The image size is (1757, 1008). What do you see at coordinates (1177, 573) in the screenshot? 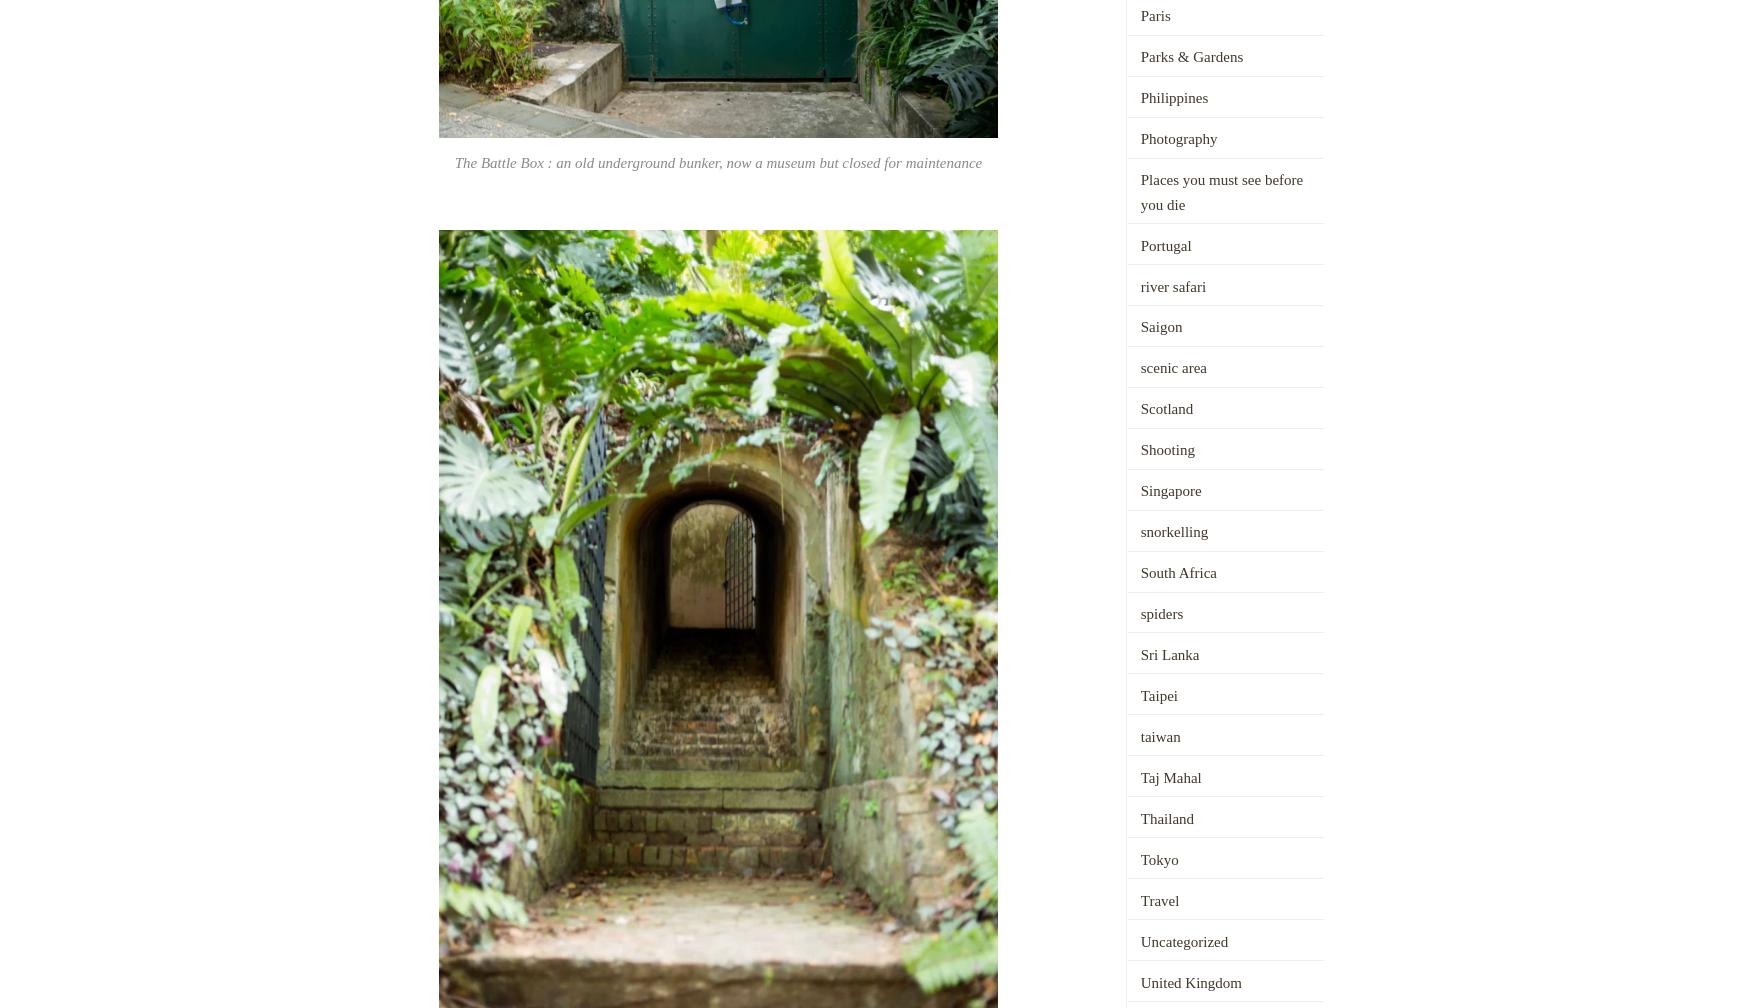
I see `'South Africa'` at bounding box center [1177, 573].